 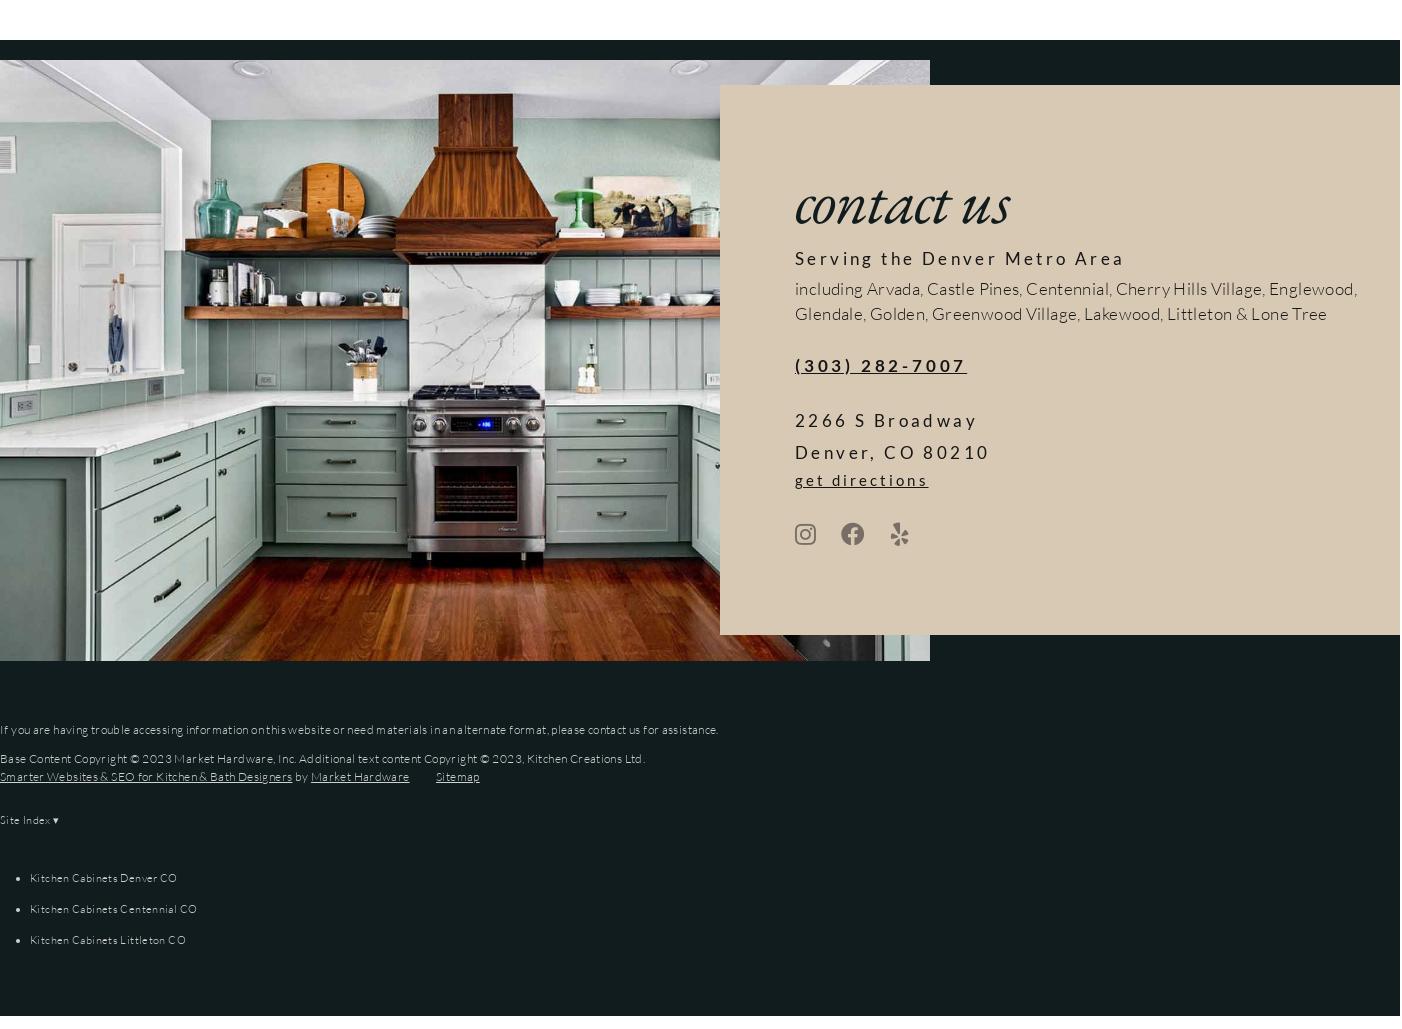 I want to click on 'Base Content Copyright © 2023 Market Hardware, Inc. Additional text content Copyright © 2023, Kitchen Creations Ltd.', so click(x=0, y=758).